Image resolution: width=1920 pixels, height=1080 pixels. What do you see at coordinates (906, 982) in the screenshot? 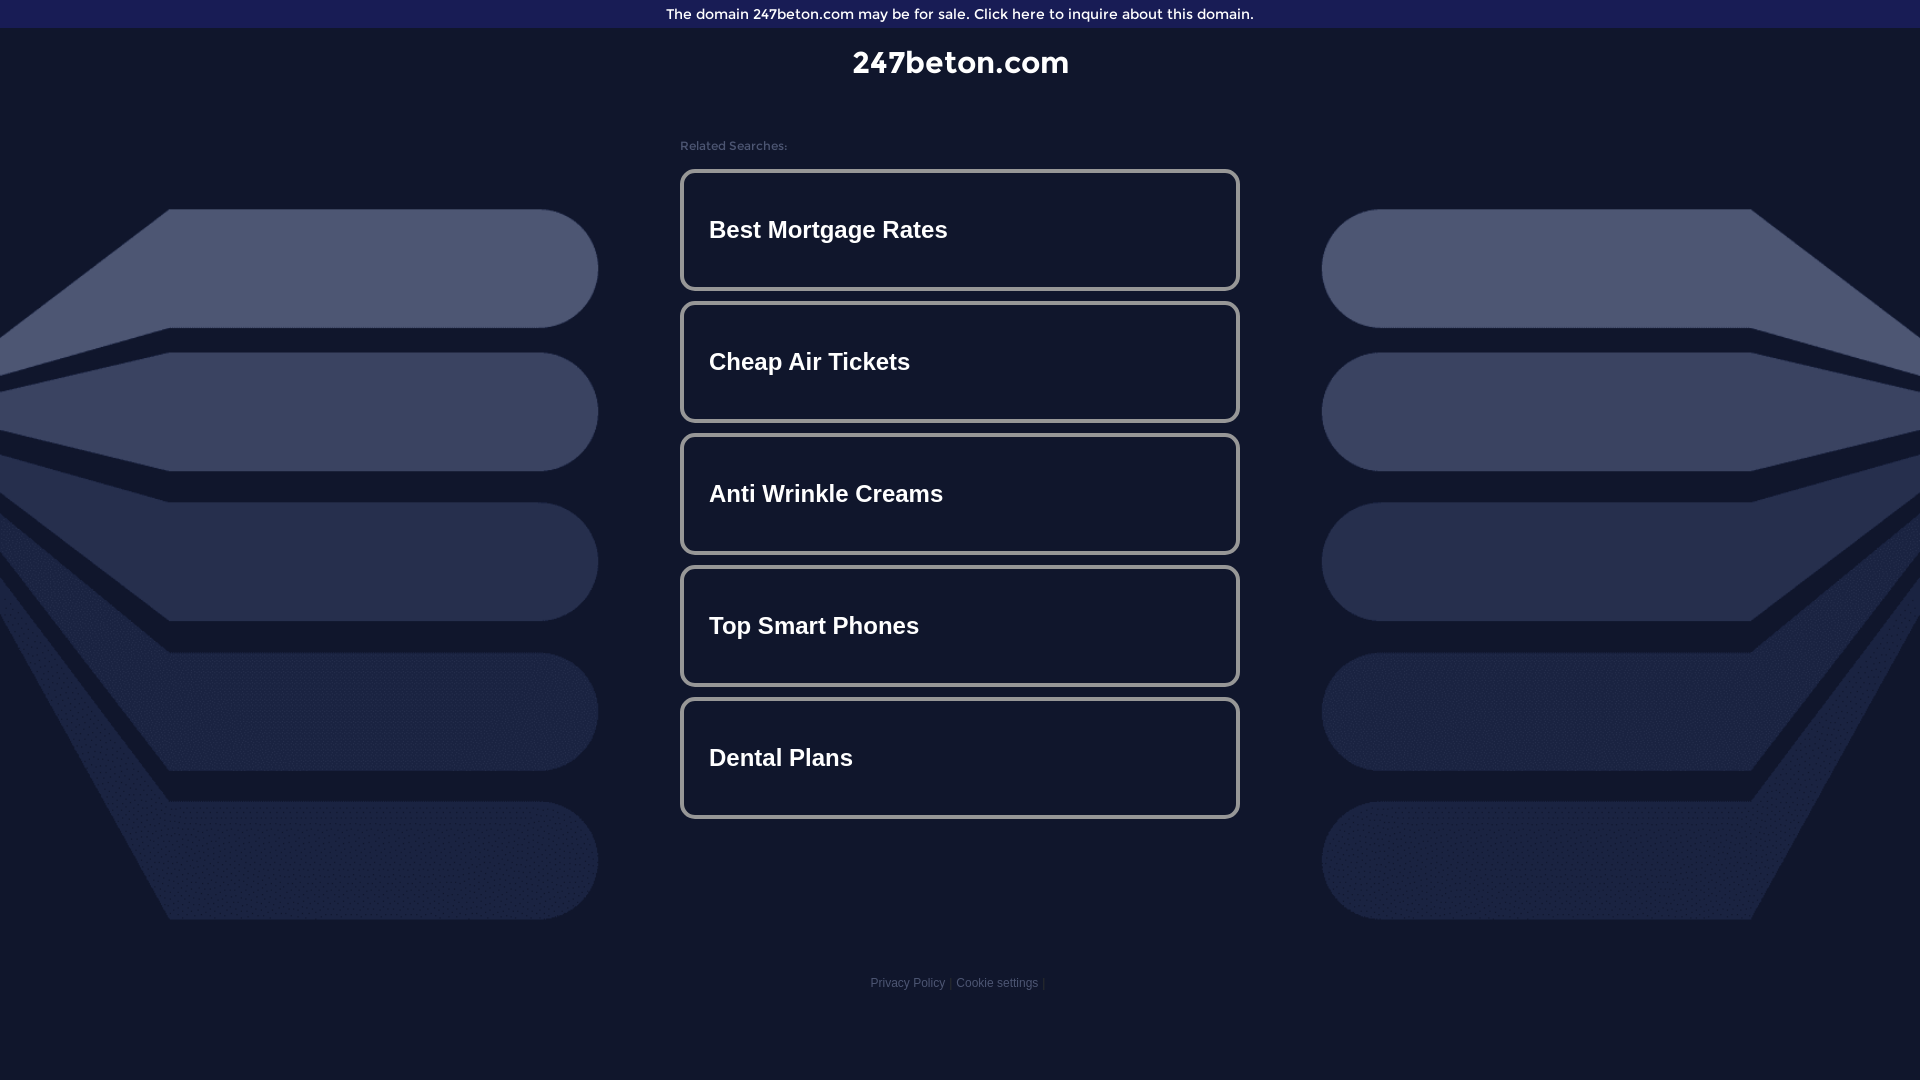
I see `'Privacy Policy'` at bounding box center [906, 982].